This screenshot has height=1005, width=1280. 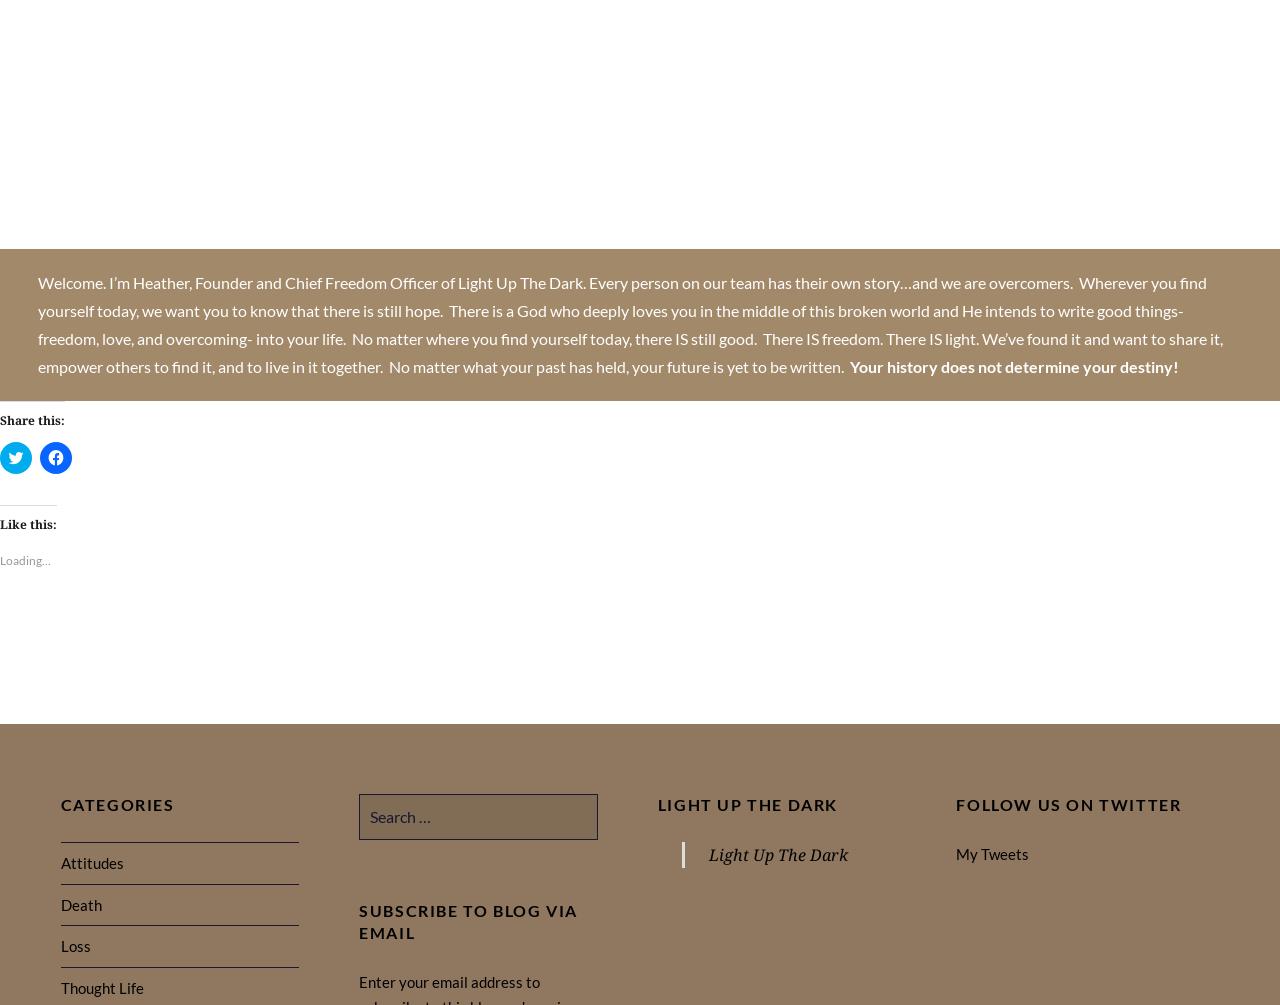 I want to click on 'Share this:', so click(x=32, y=420).